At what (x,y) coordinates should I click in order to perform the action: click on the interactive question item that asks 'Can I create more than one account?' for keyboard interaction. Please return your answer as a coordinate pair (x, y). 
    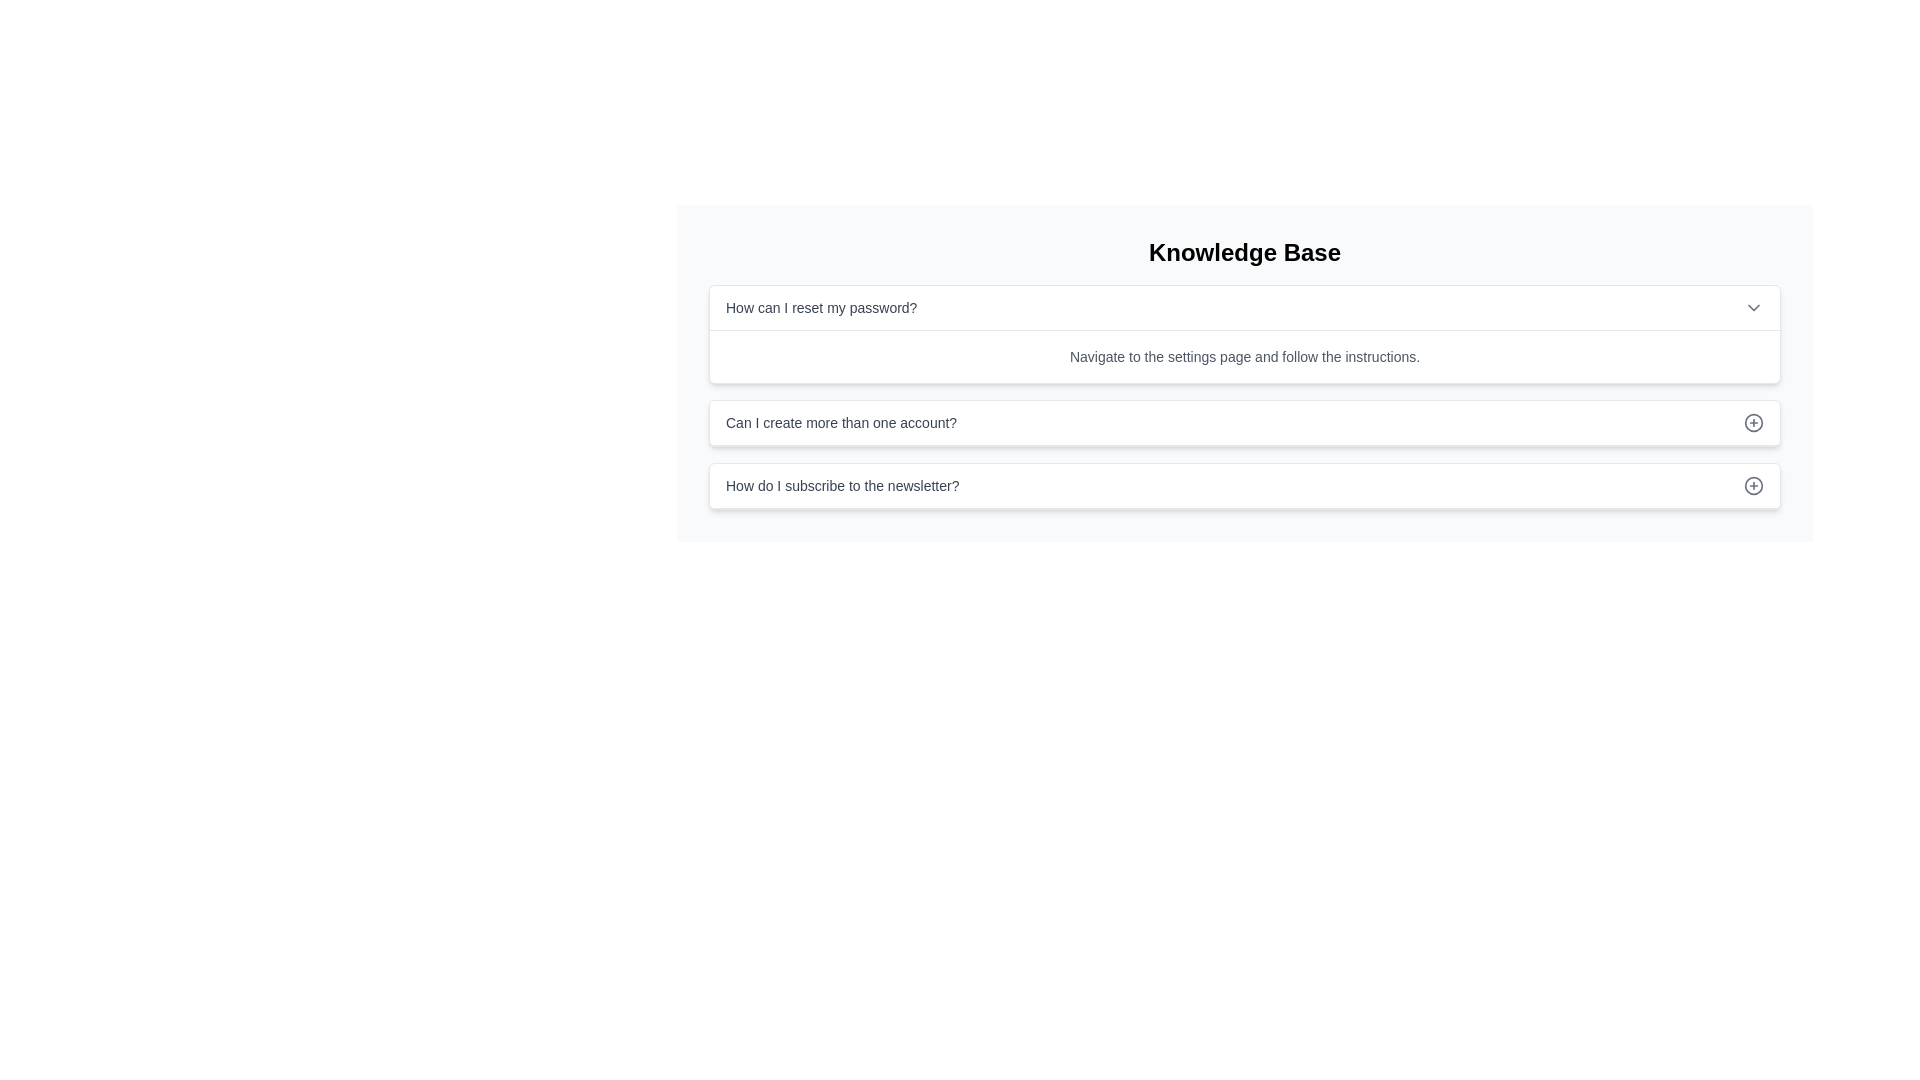
    Looking at the image, I should click on (1243, 422).